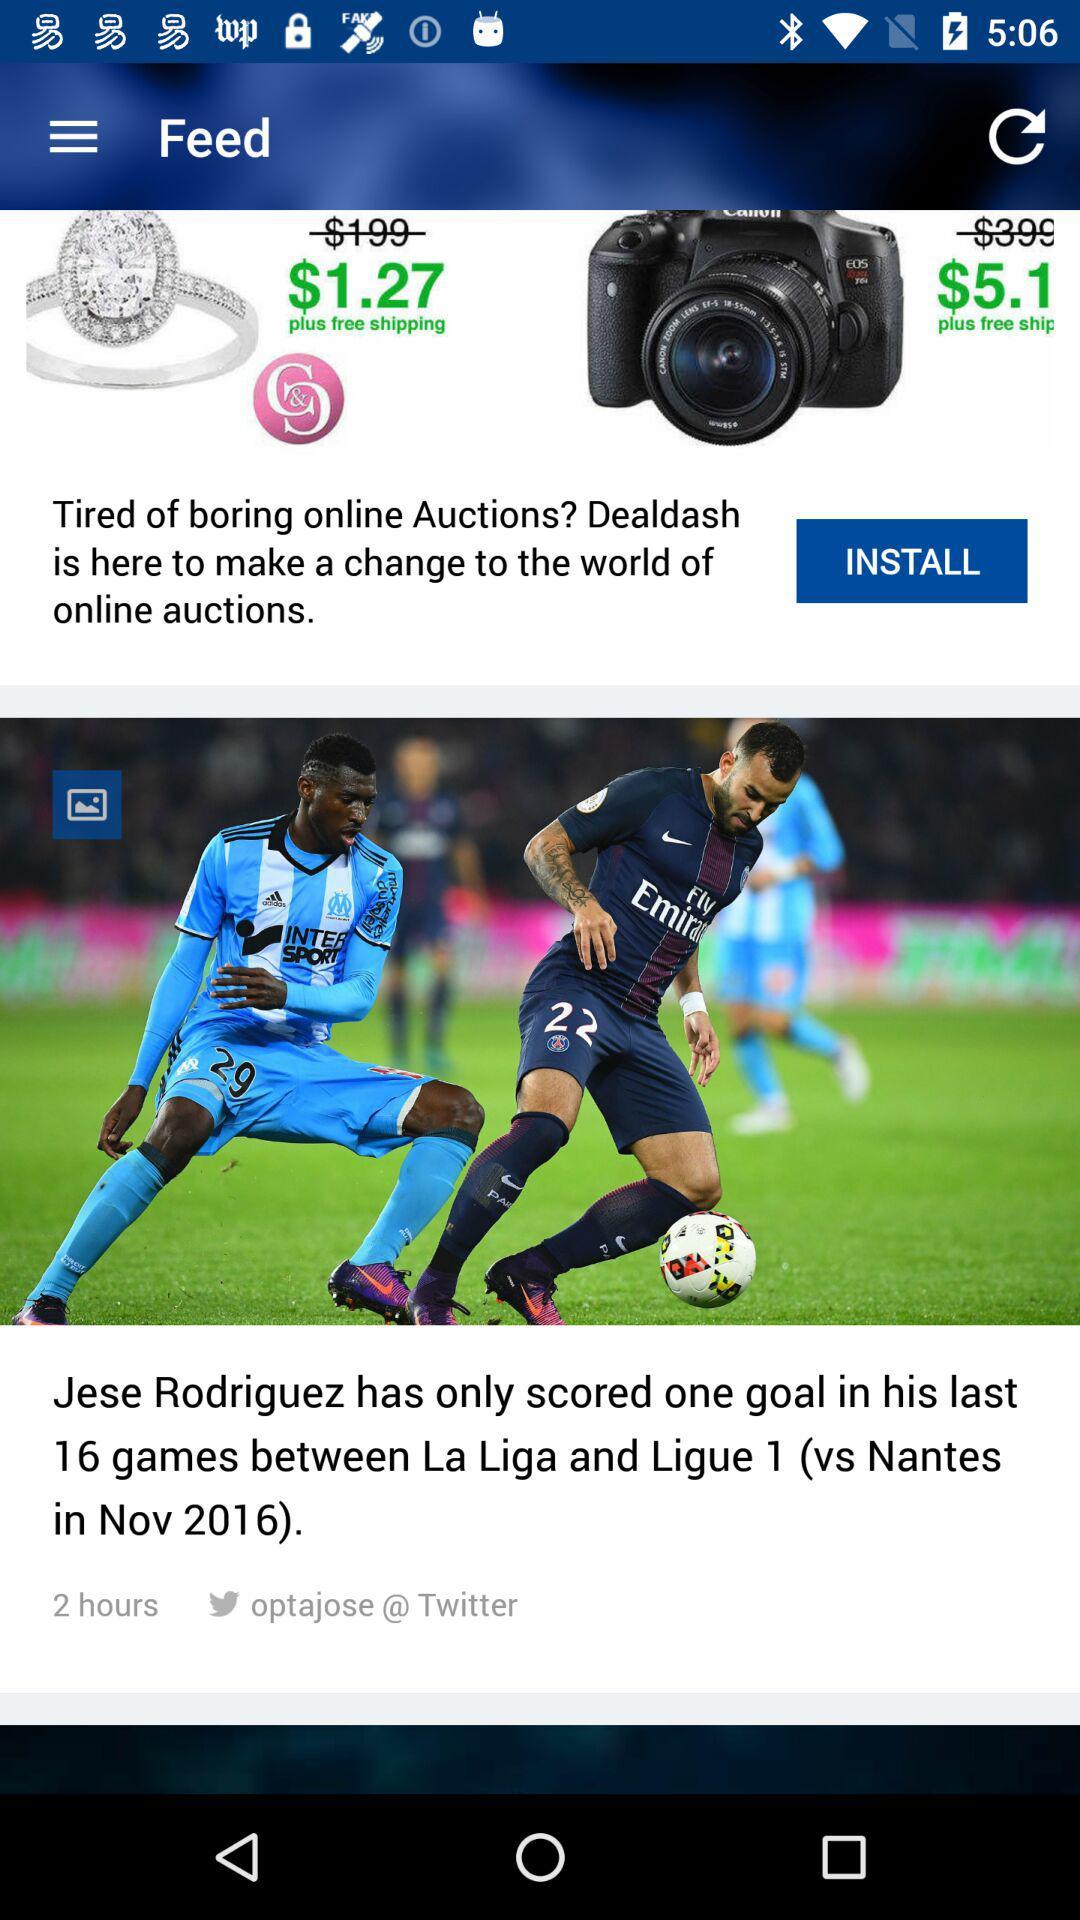 This screenshot has height=1920, width=1080. What do you see at coordinates (911, 560) in the screenshot?
I see `item to the right of tired of boring` at bounding box center [911, 560].